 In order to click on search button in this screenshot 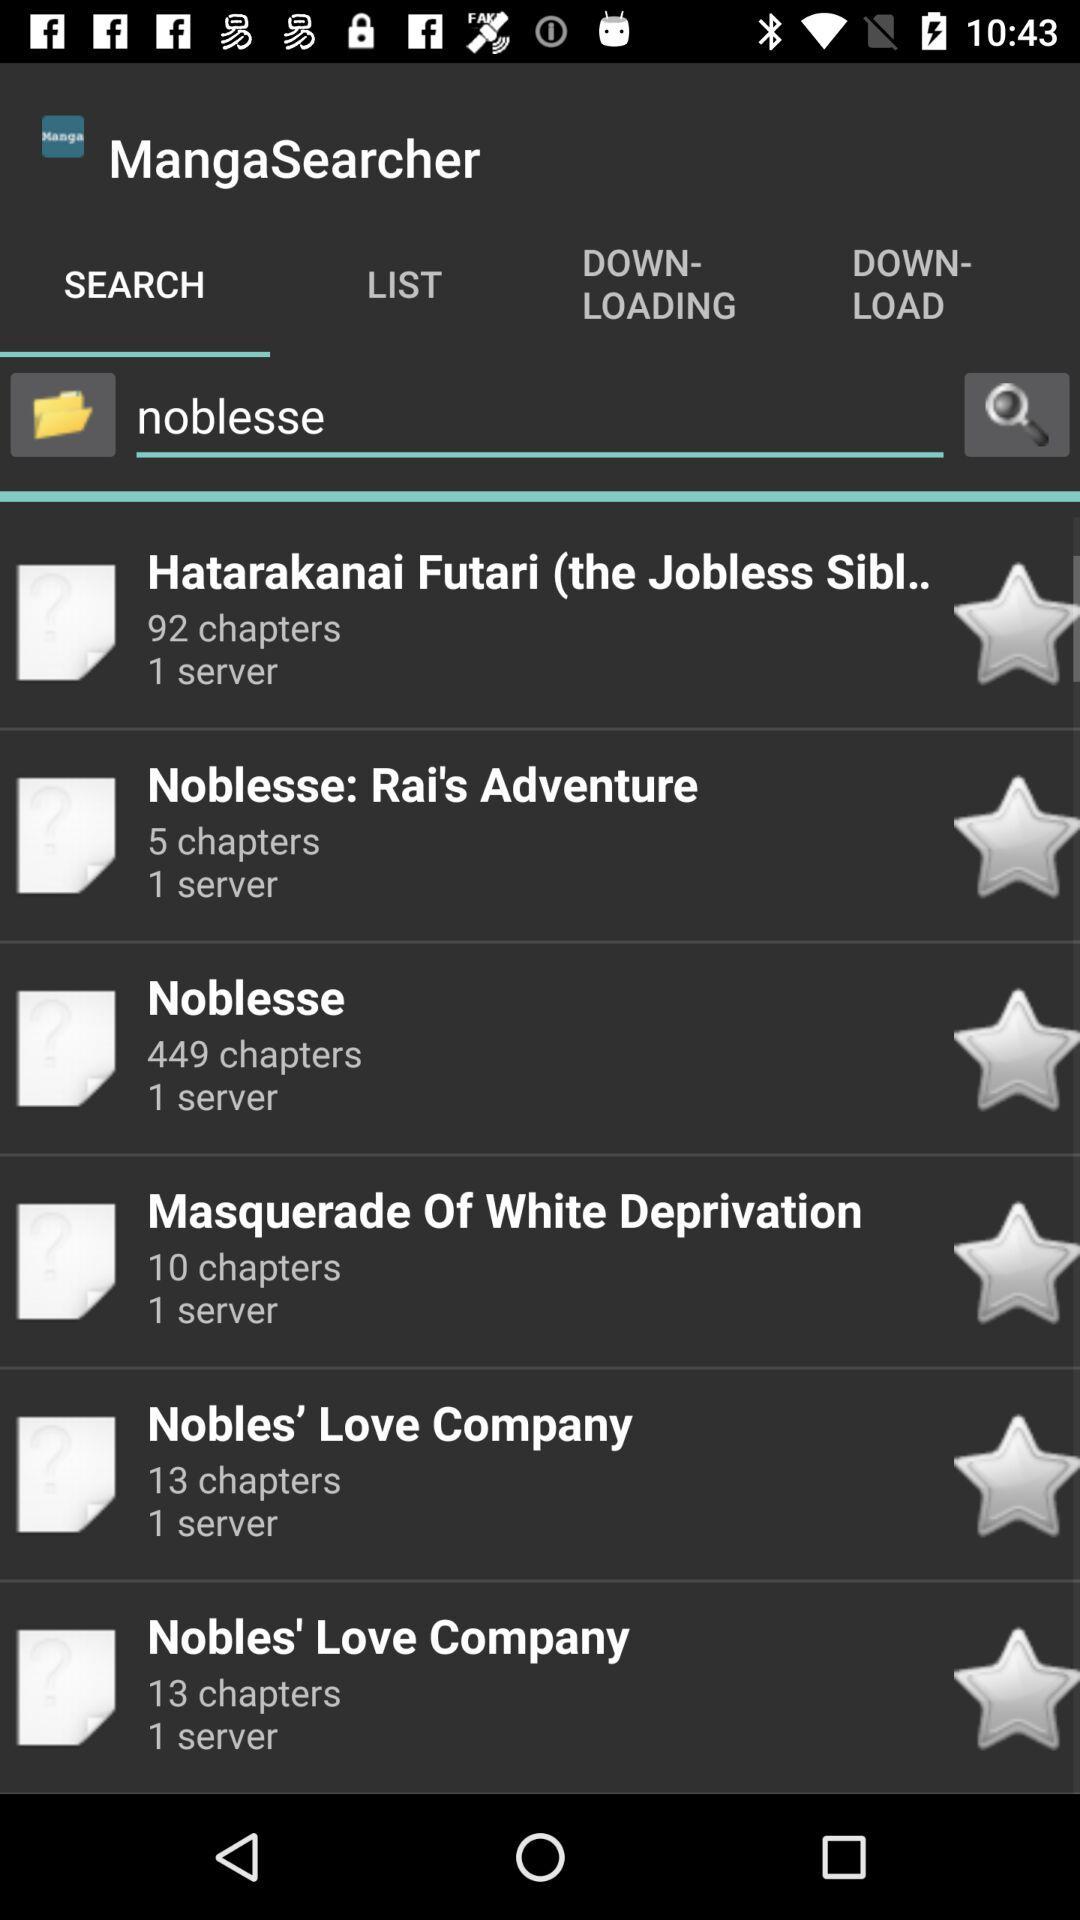, I will do `click(1017, 413)`.